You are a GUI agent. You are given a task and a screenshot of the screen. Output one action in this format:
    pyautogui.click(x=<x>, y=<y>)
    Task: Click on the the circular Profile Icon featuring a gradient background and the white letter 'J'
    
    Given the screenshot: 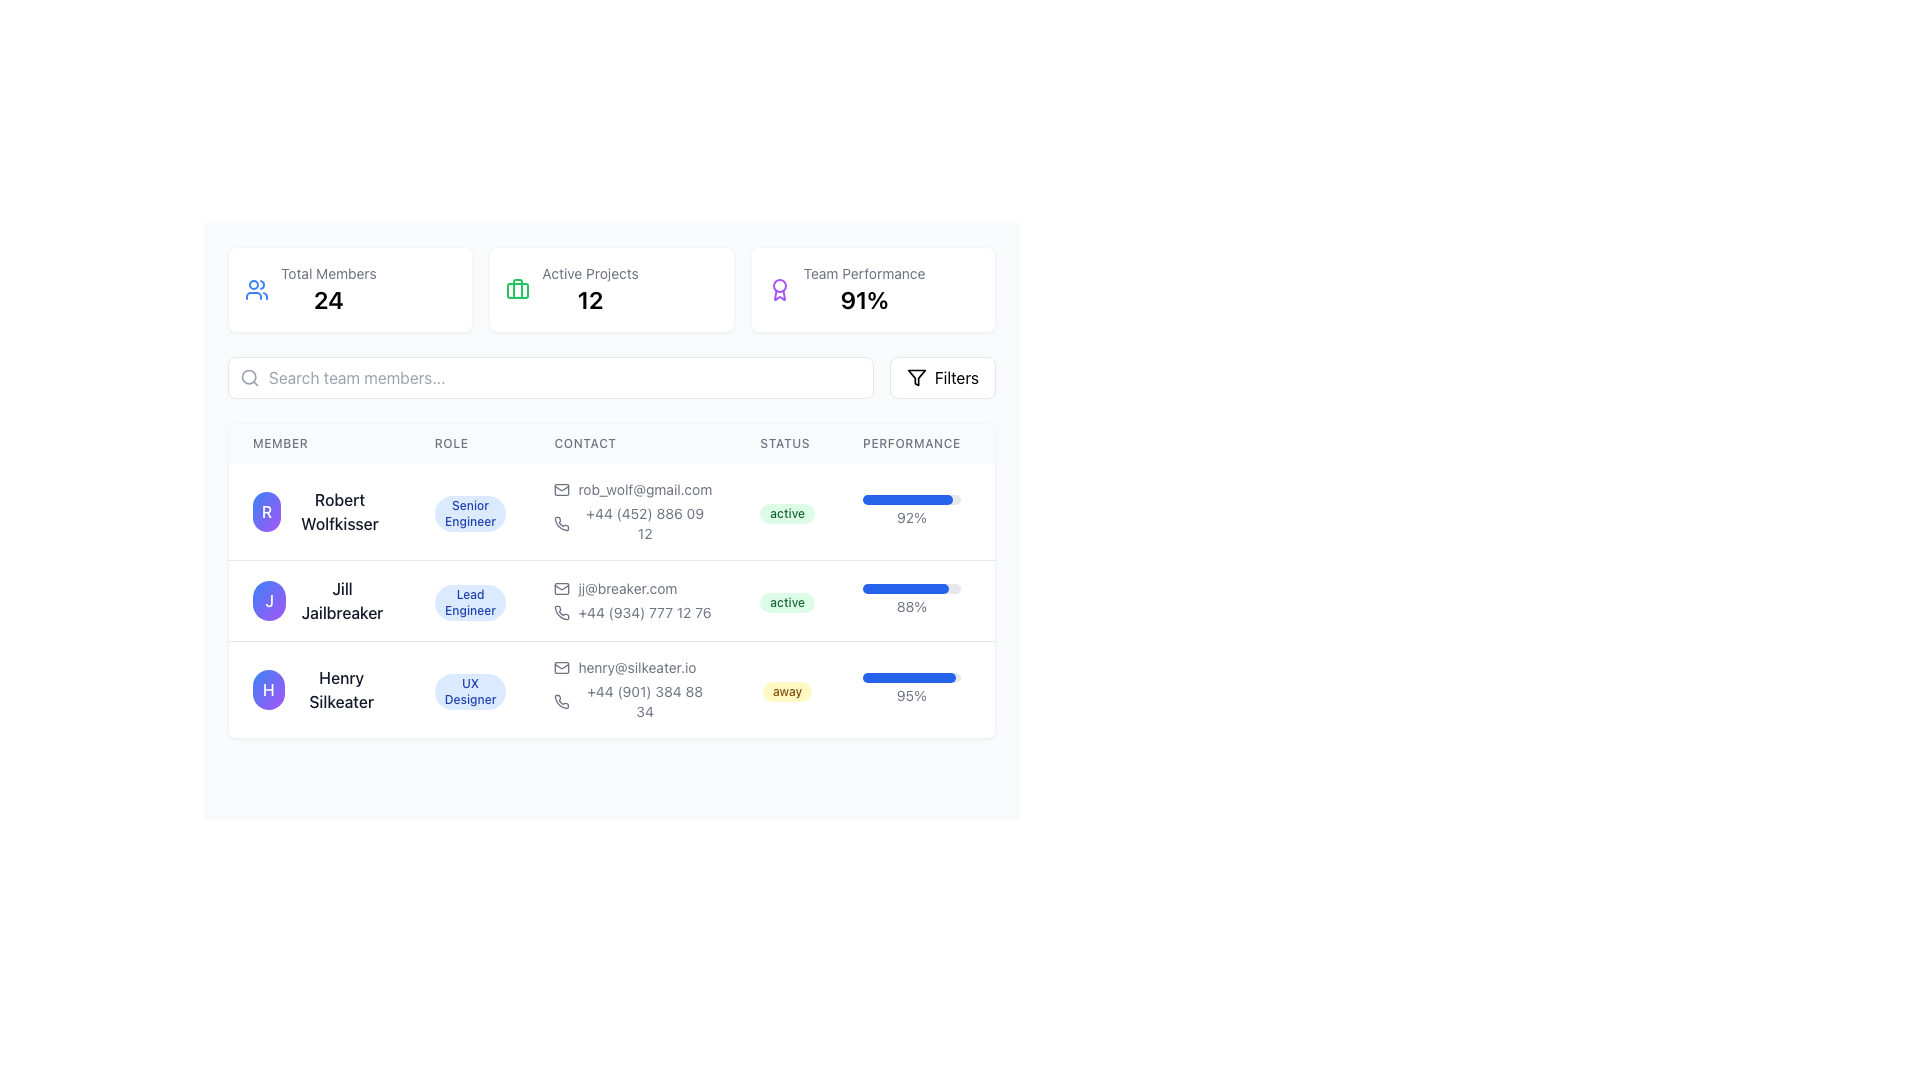 What is the action you would take?
    pyautogui.click(x=268, y=600)
    